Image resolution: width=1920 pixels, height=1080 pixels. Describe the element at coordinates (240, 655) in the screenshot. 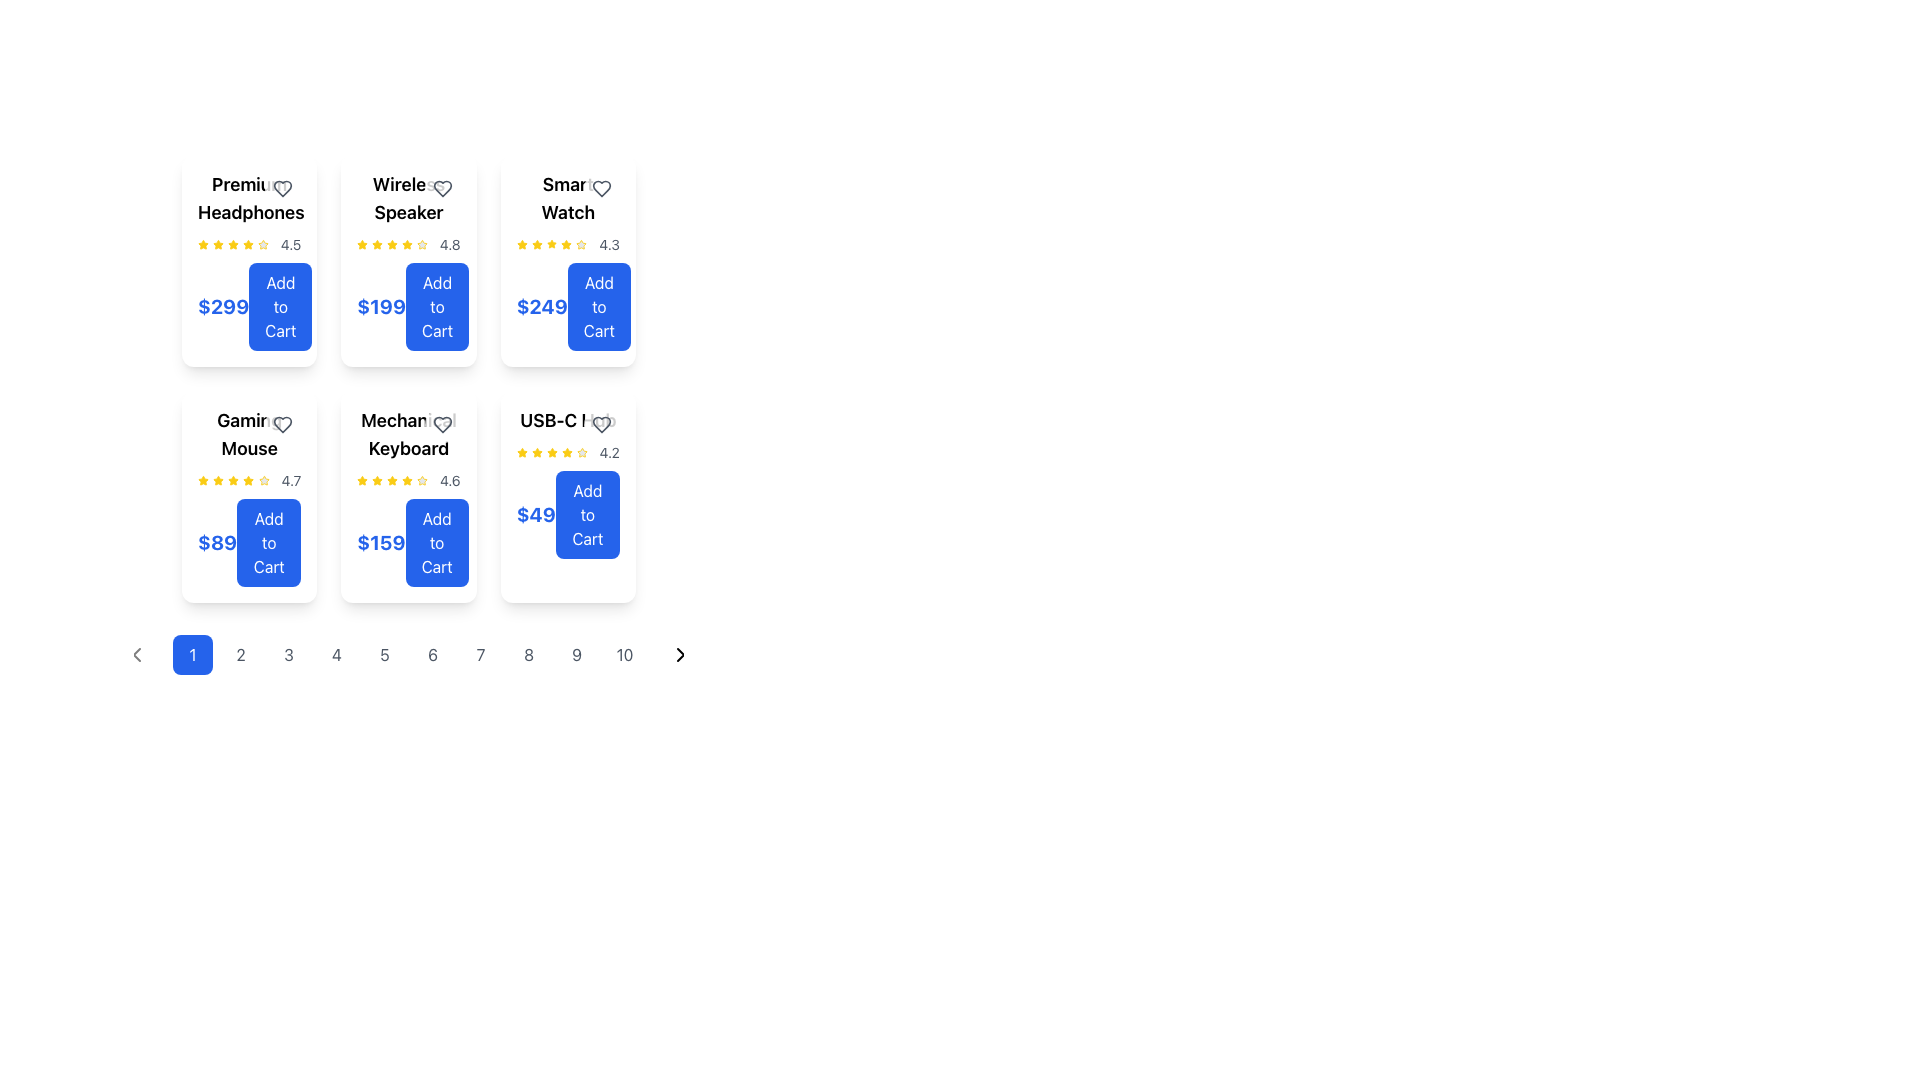

I see `the second pagination button, which is located at the bottom of the interface and allows navigation to the second page of a paginated list` at that location.